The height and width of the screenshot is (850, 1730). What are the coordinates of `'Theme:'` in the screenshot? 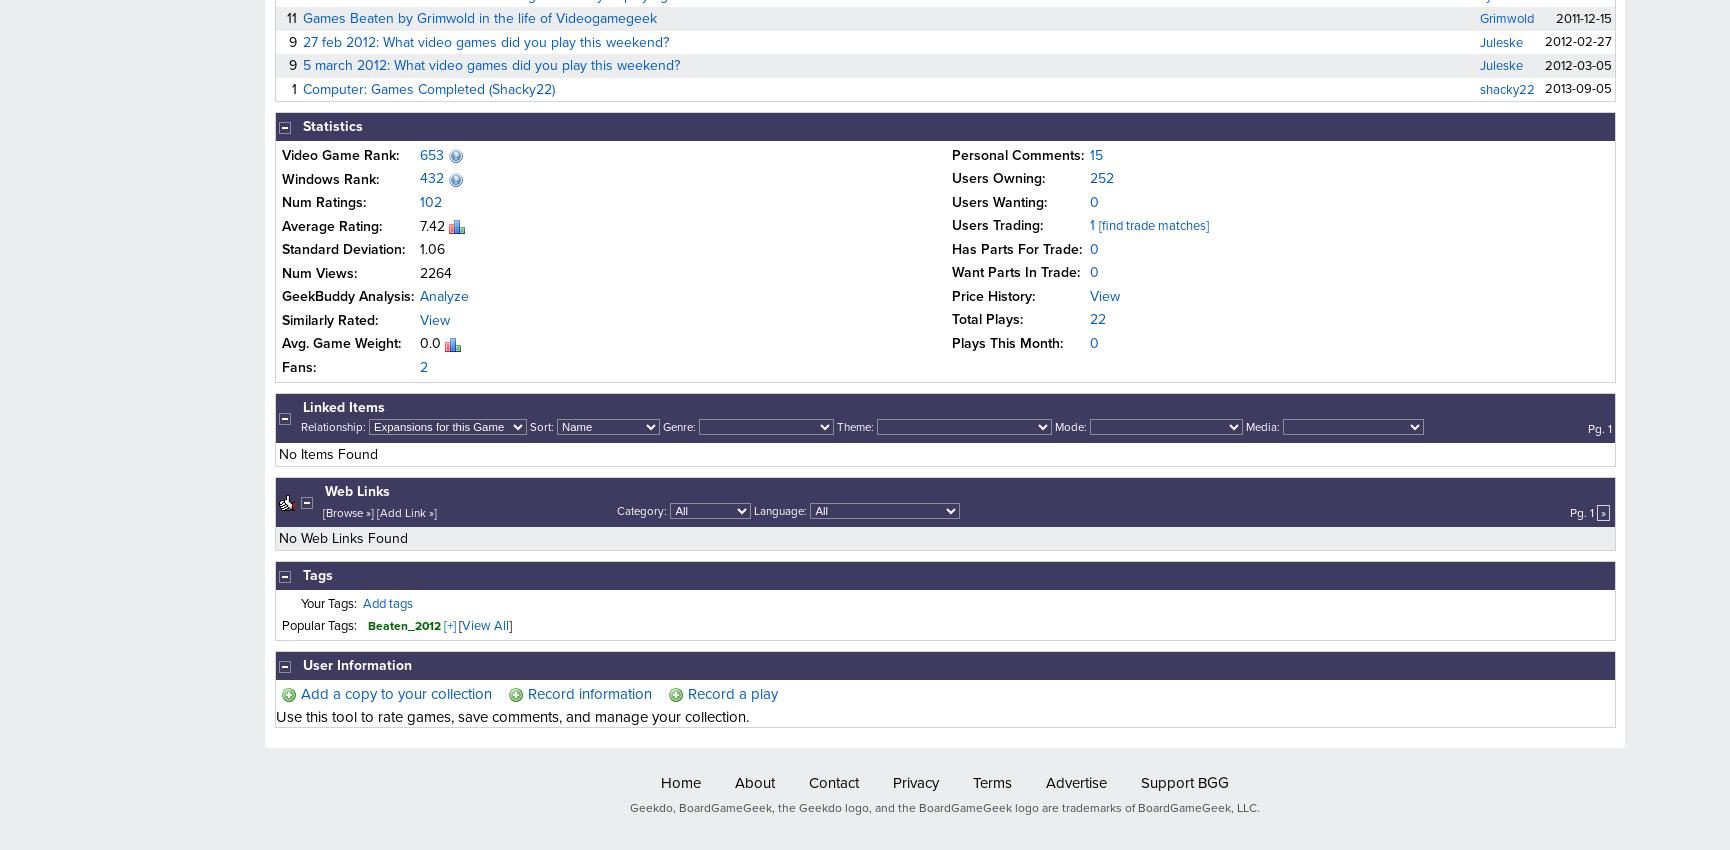 It's located at (854, 426).